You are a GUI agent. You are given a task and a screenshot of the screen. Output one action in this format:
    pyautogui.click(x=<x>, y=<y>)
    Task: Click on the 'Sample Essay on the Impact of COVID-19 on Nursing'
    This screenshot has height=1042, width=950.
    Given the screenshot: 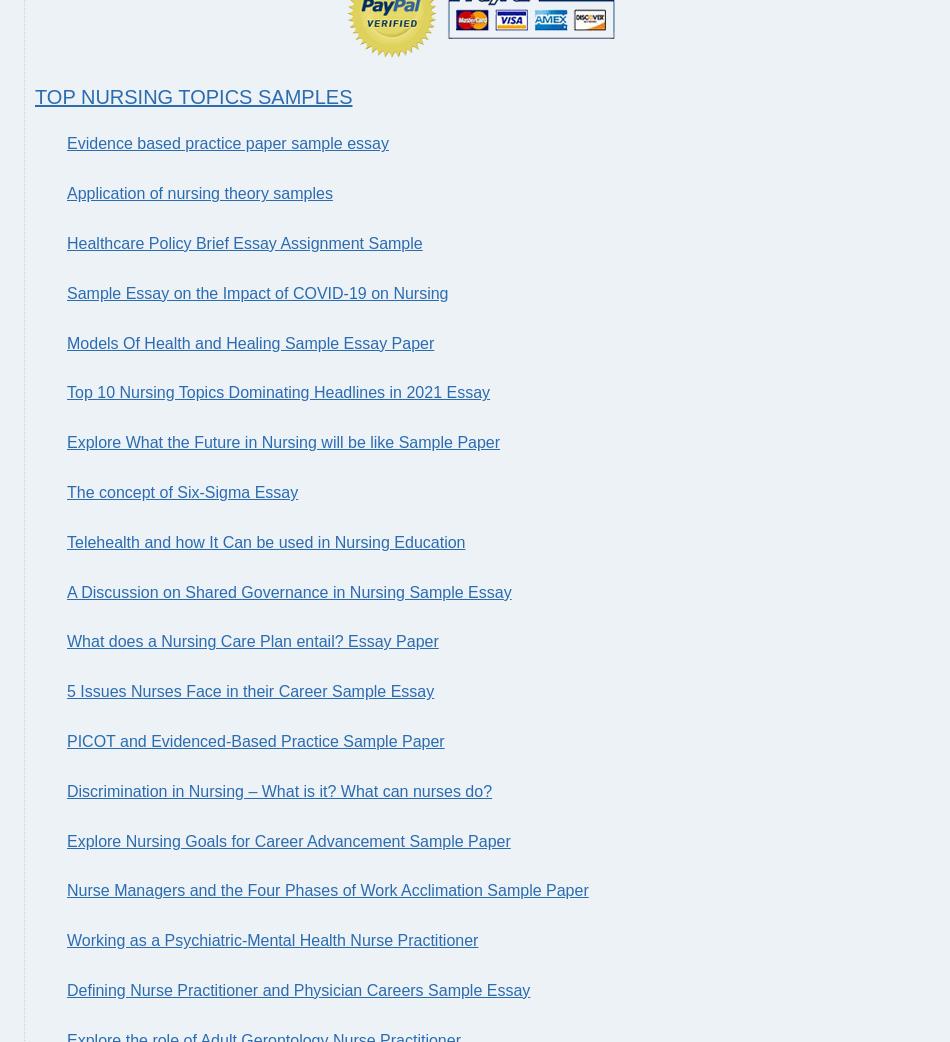 What is the action you would take?
    pyautogui.click(x=256, y=292)
    